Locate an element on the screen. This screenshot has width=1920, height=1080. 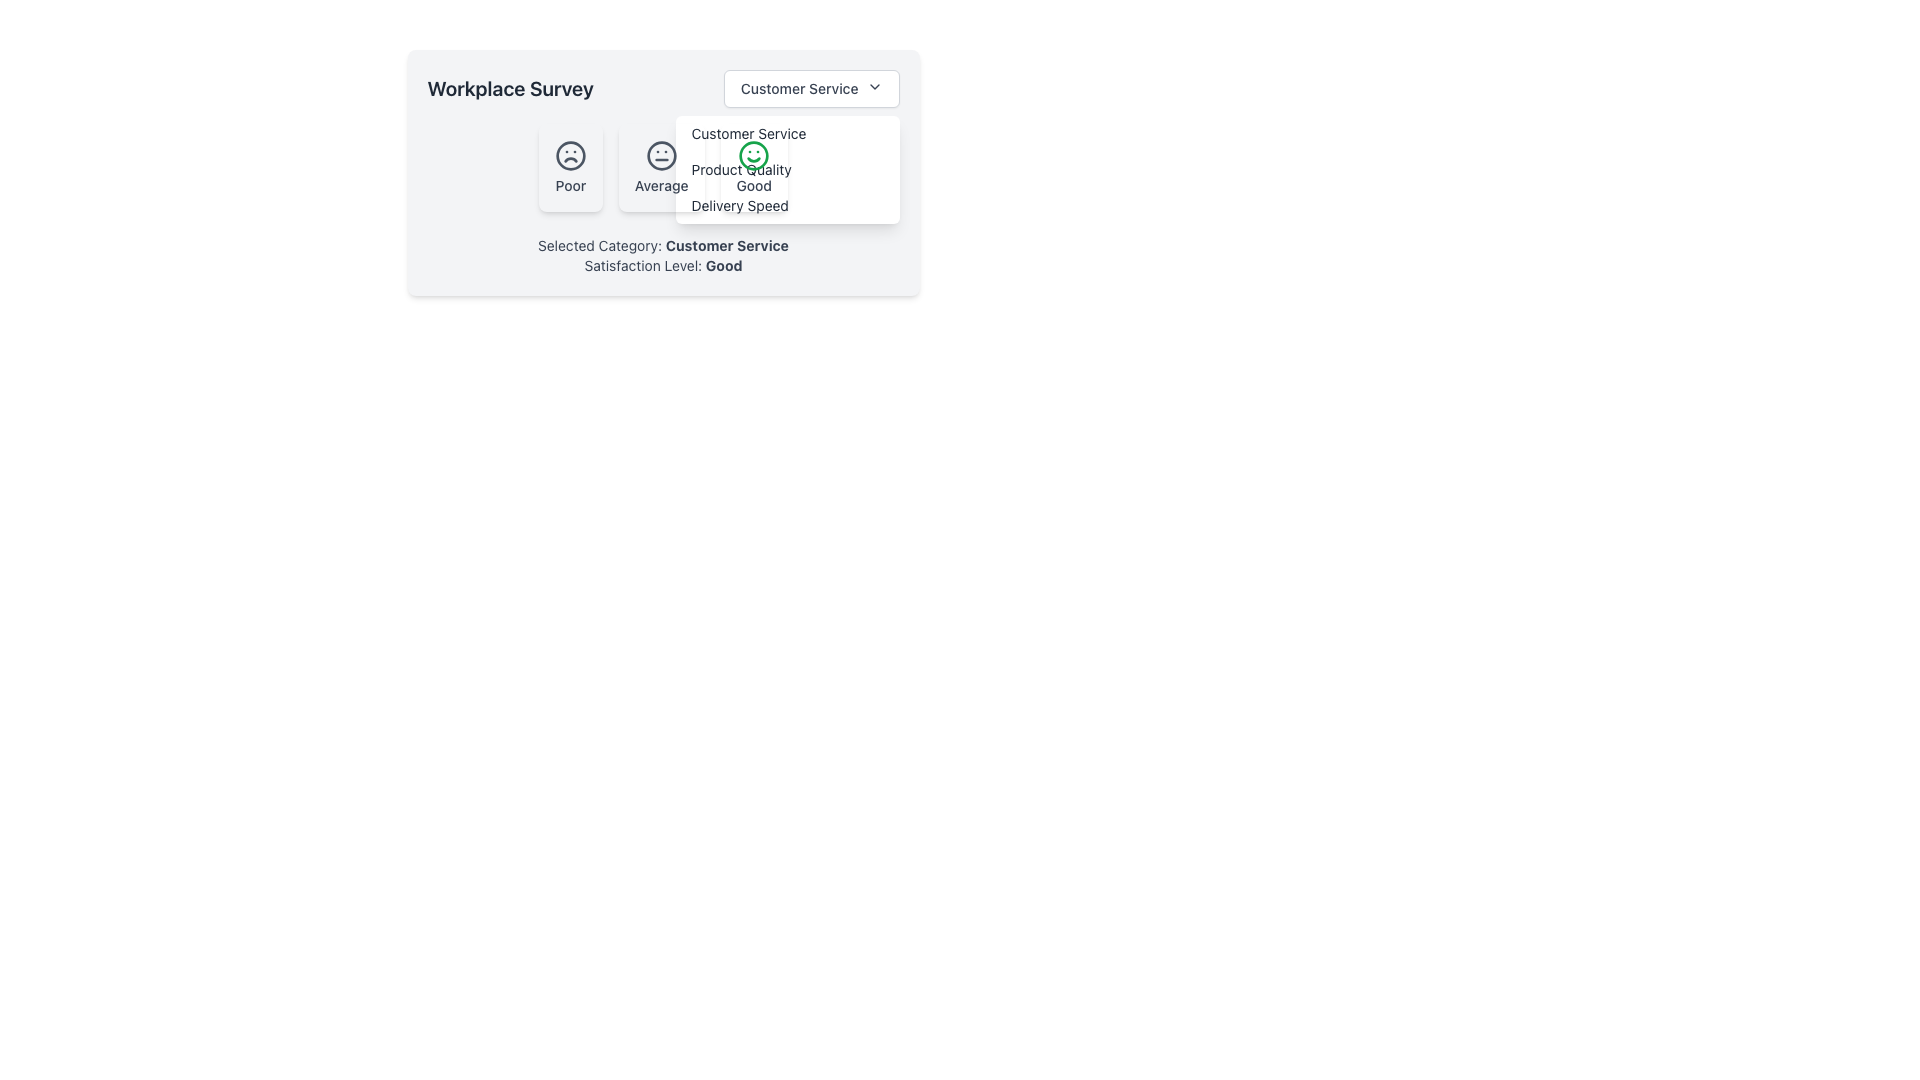
static text label indicating the user's satisfaction level, which displays 'Good'. This label is located near the top center of the interface, directly below the 'Selected Category: Customer Service' text is located at coordinates (663, 265).